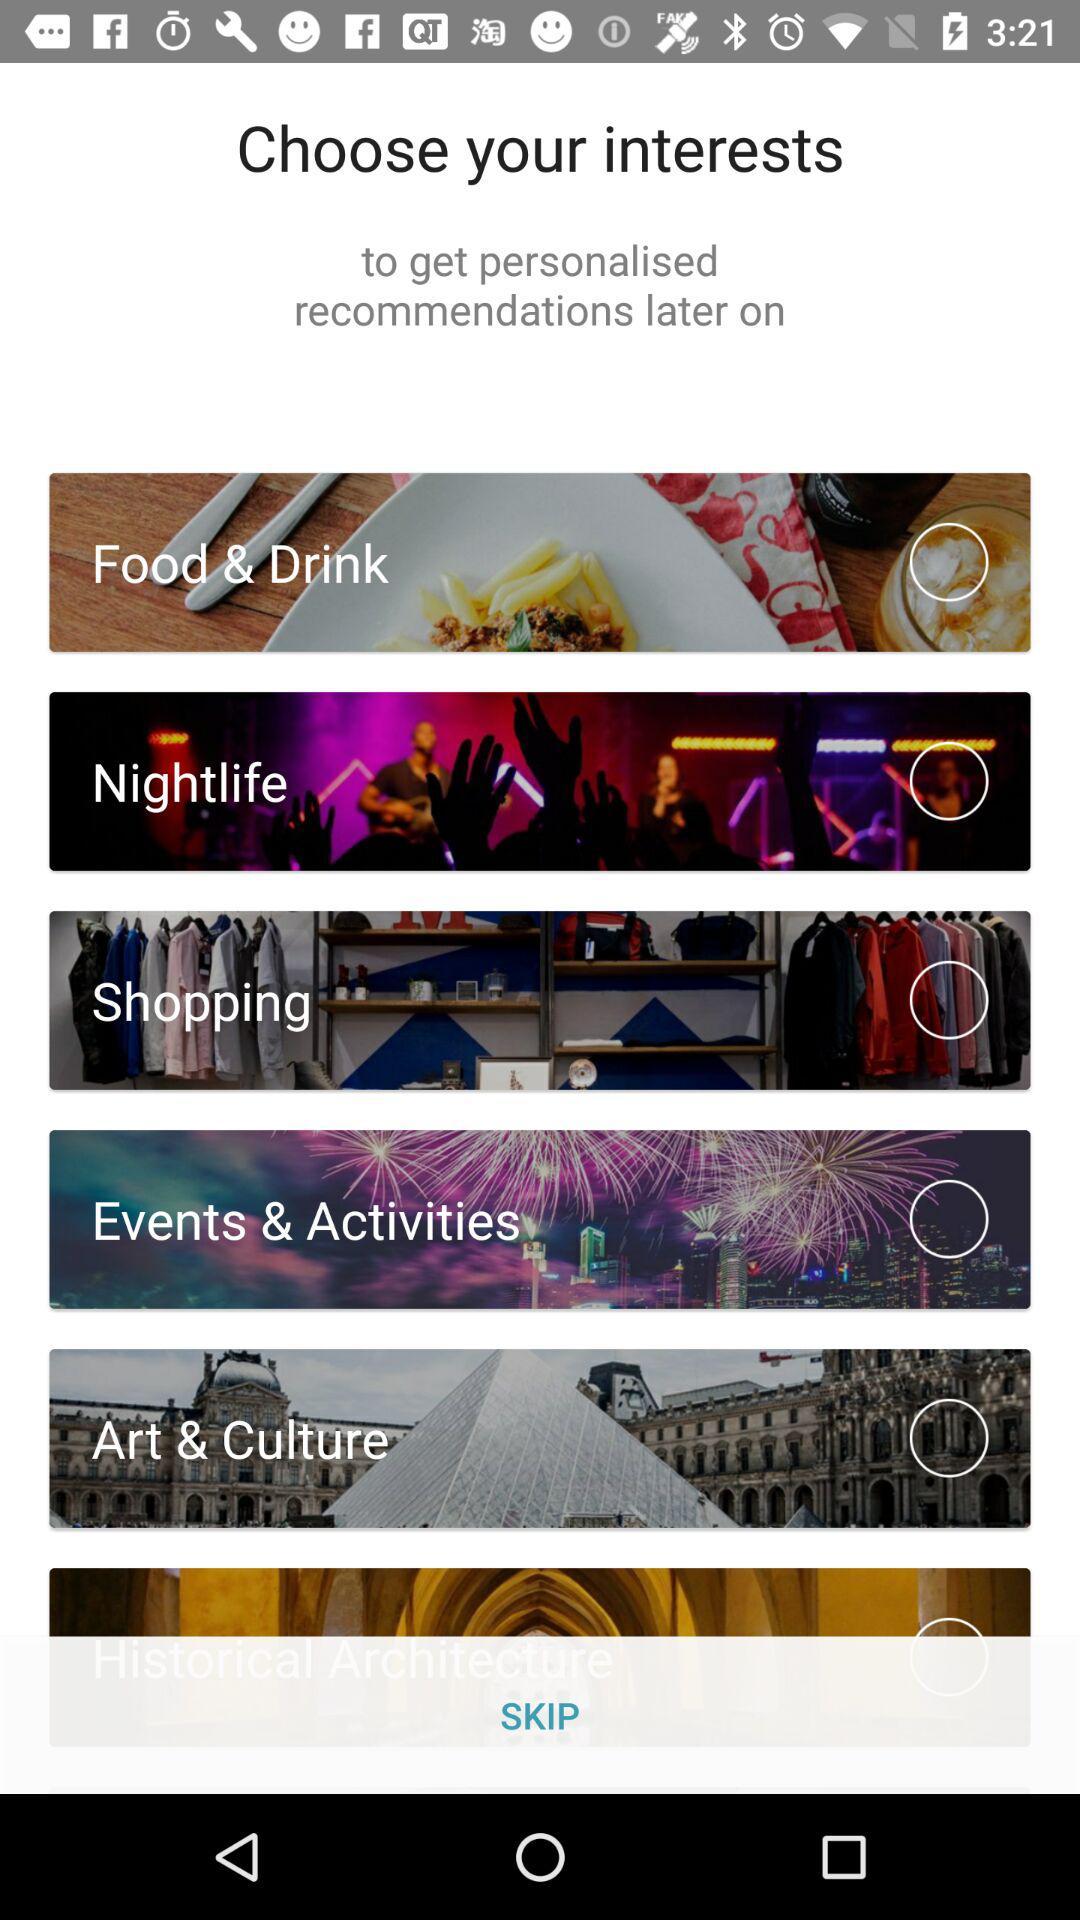 This screenshot has width=1080, height=1920. I want to click on icon on the right side of art  culture, so click(948, 1437).